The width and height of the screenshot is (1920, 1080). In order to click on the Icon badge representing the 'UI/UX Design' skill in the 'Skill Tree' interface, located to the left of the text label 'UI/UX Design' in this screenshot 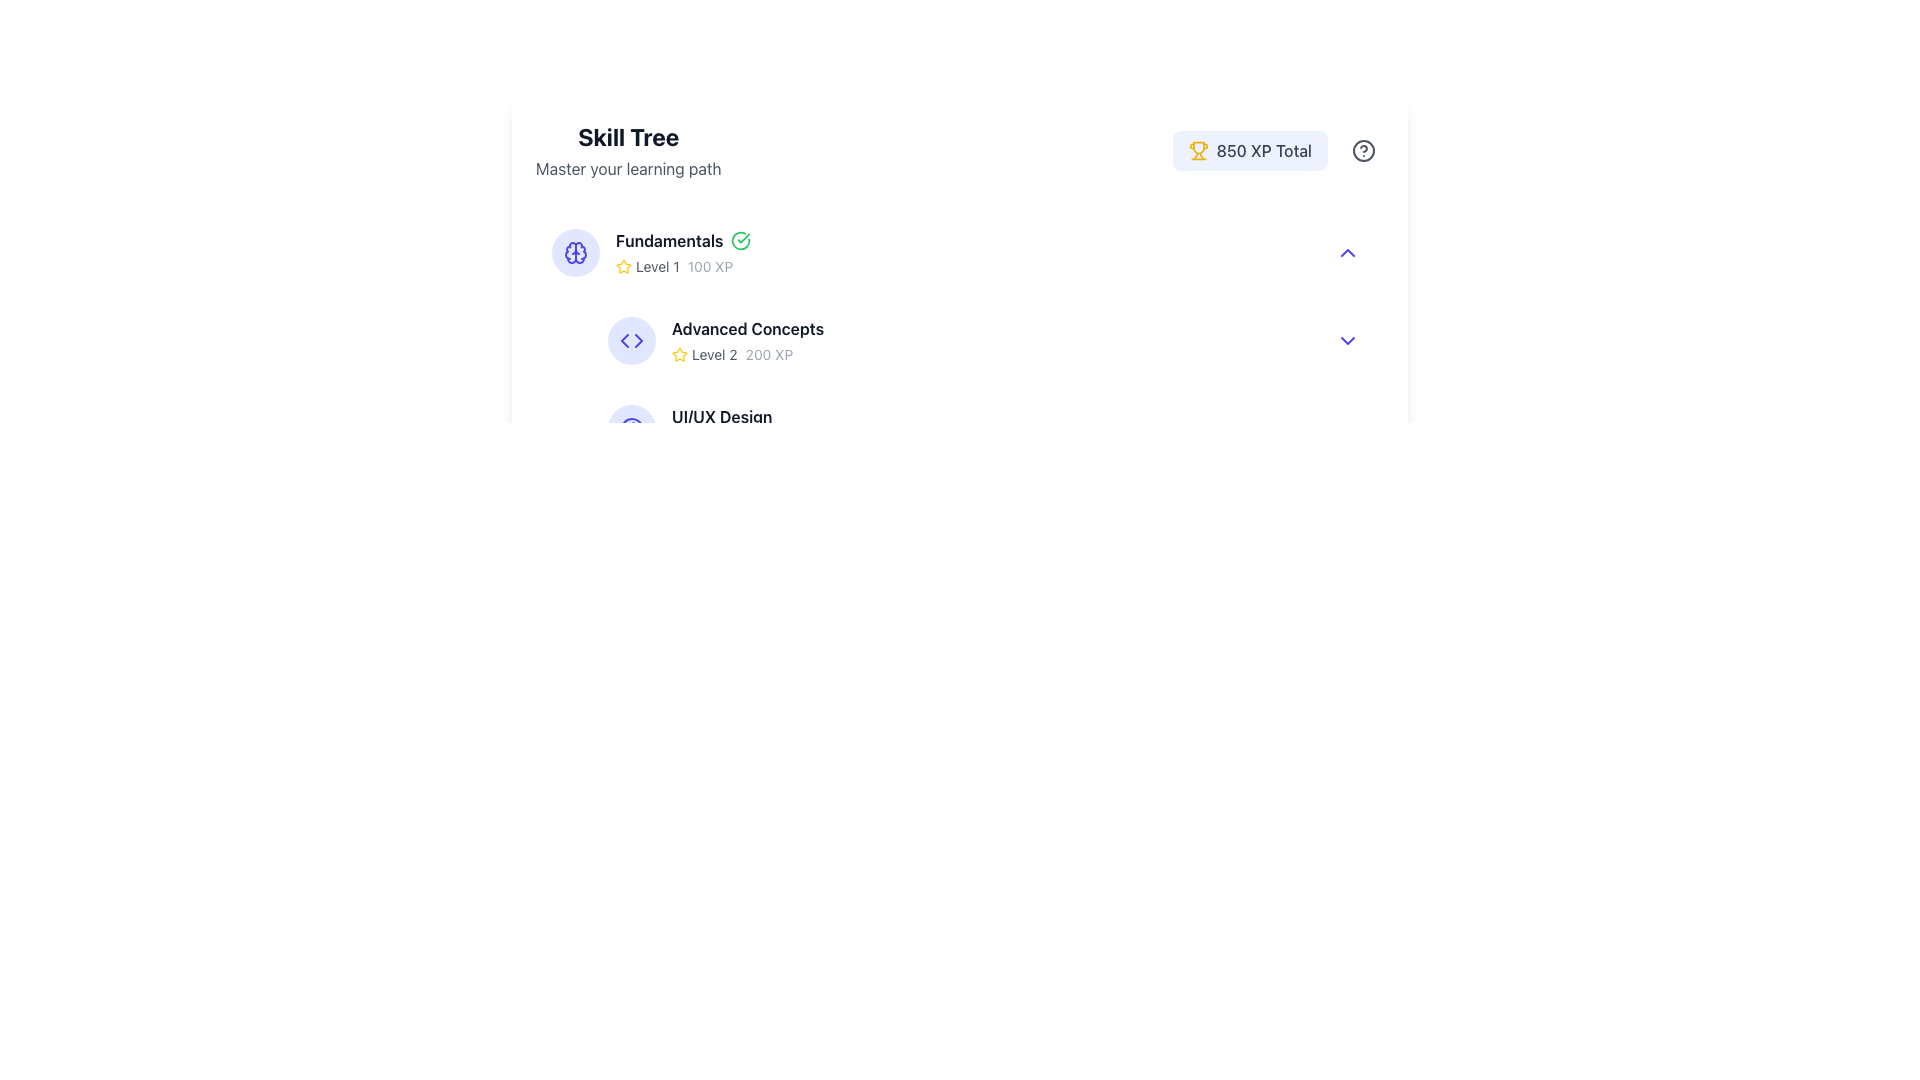, I will do `click(631, 427)`.